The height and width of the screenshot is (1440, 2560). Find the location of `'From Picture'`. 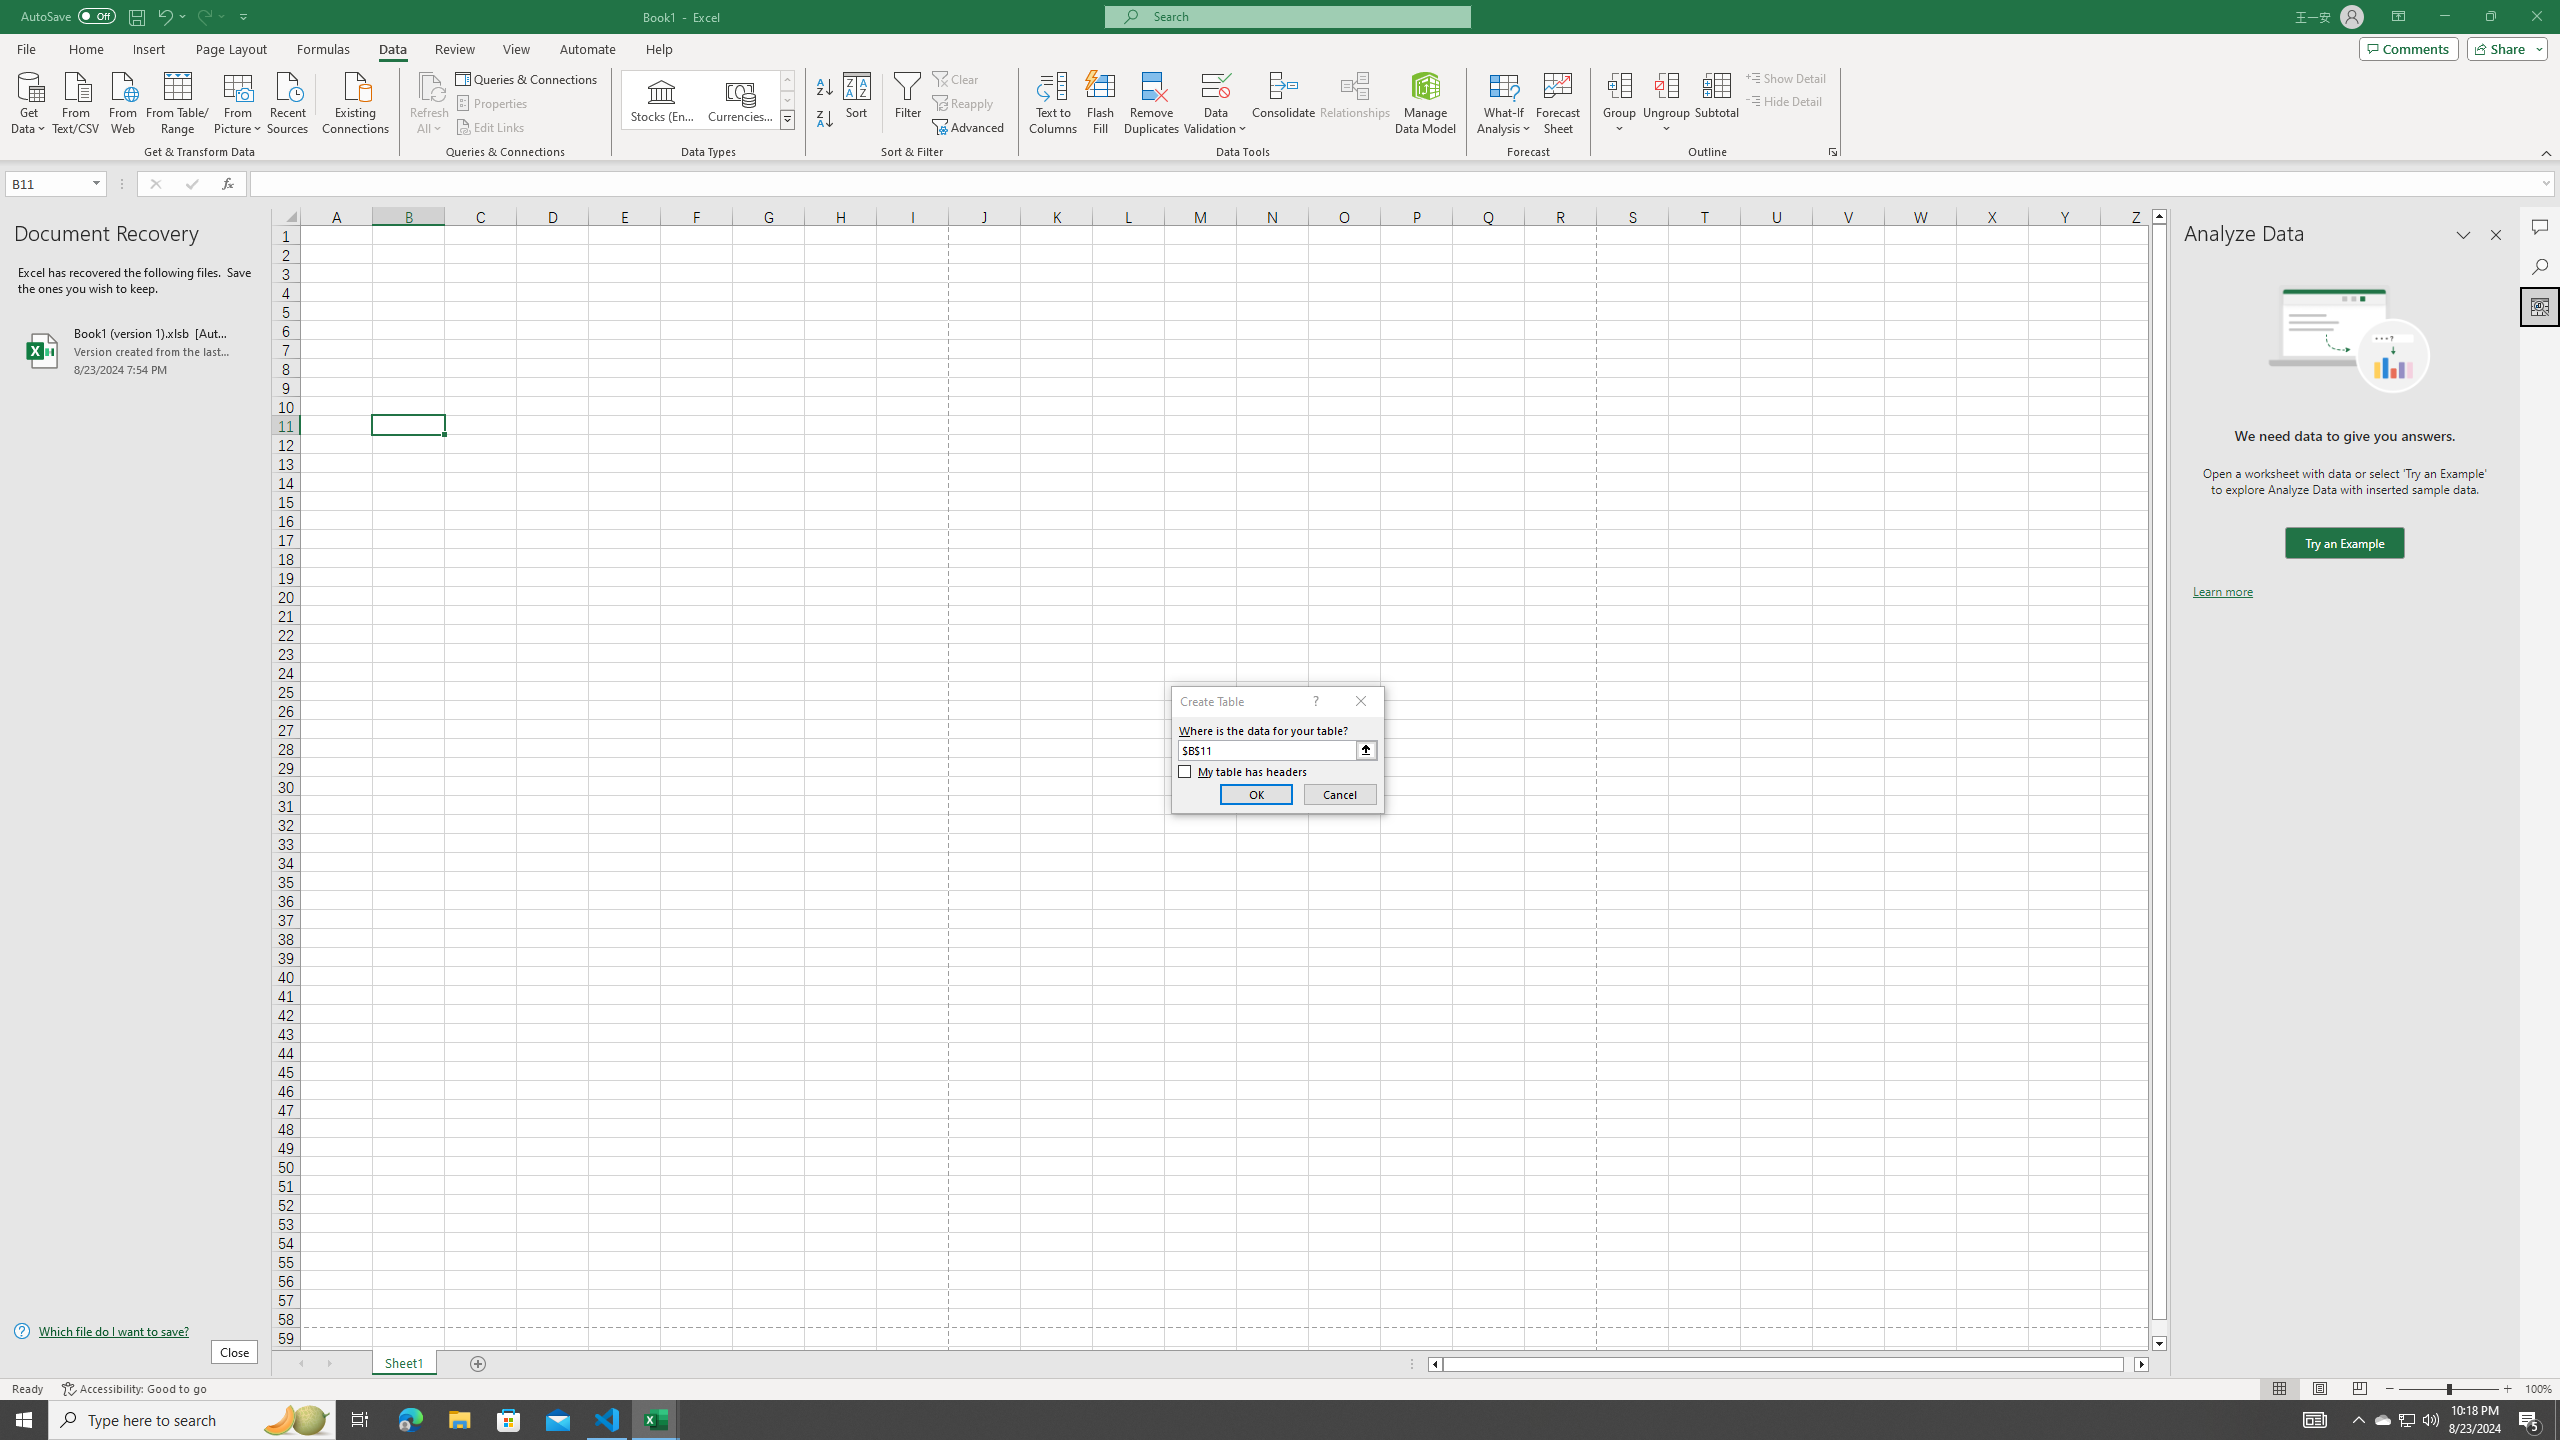

'From Picture' is located at coordinates (239, 100).